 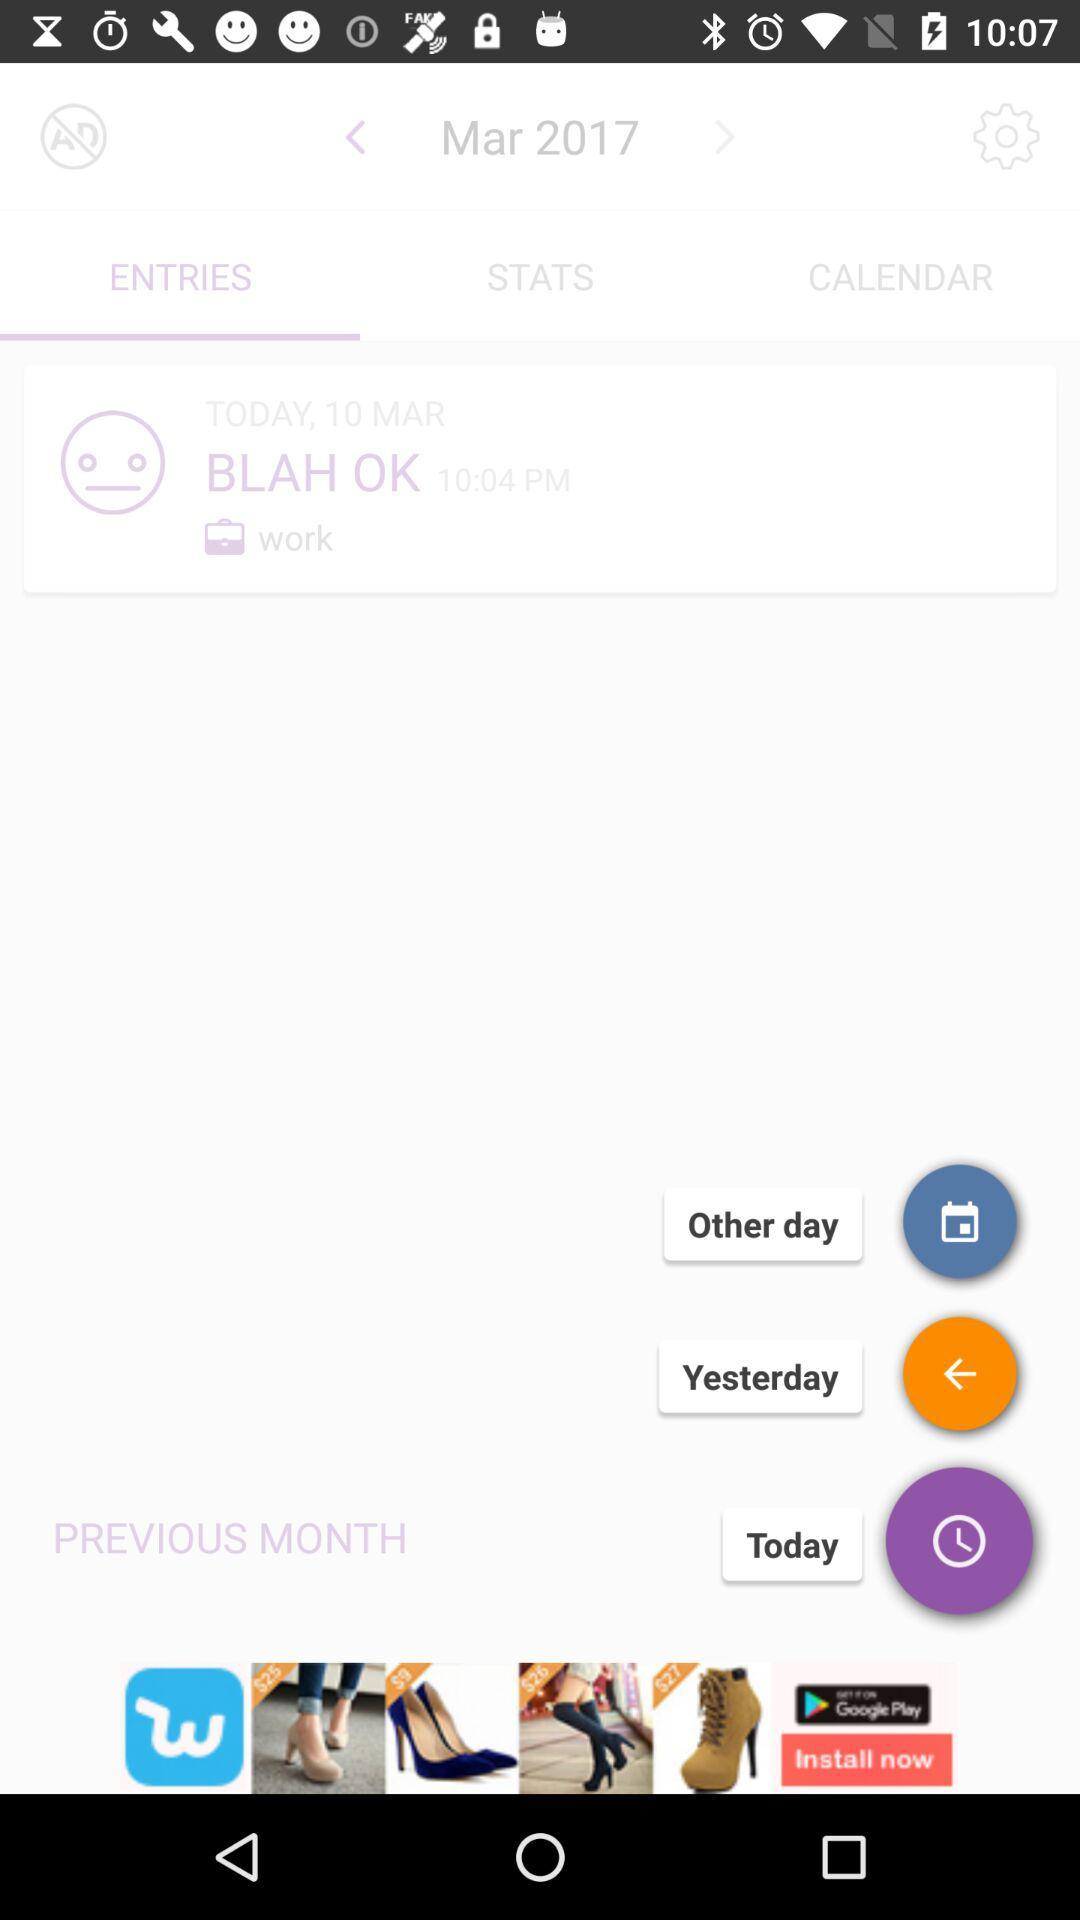 I want to click on the text left side of today, so click(x=229, y=1535).